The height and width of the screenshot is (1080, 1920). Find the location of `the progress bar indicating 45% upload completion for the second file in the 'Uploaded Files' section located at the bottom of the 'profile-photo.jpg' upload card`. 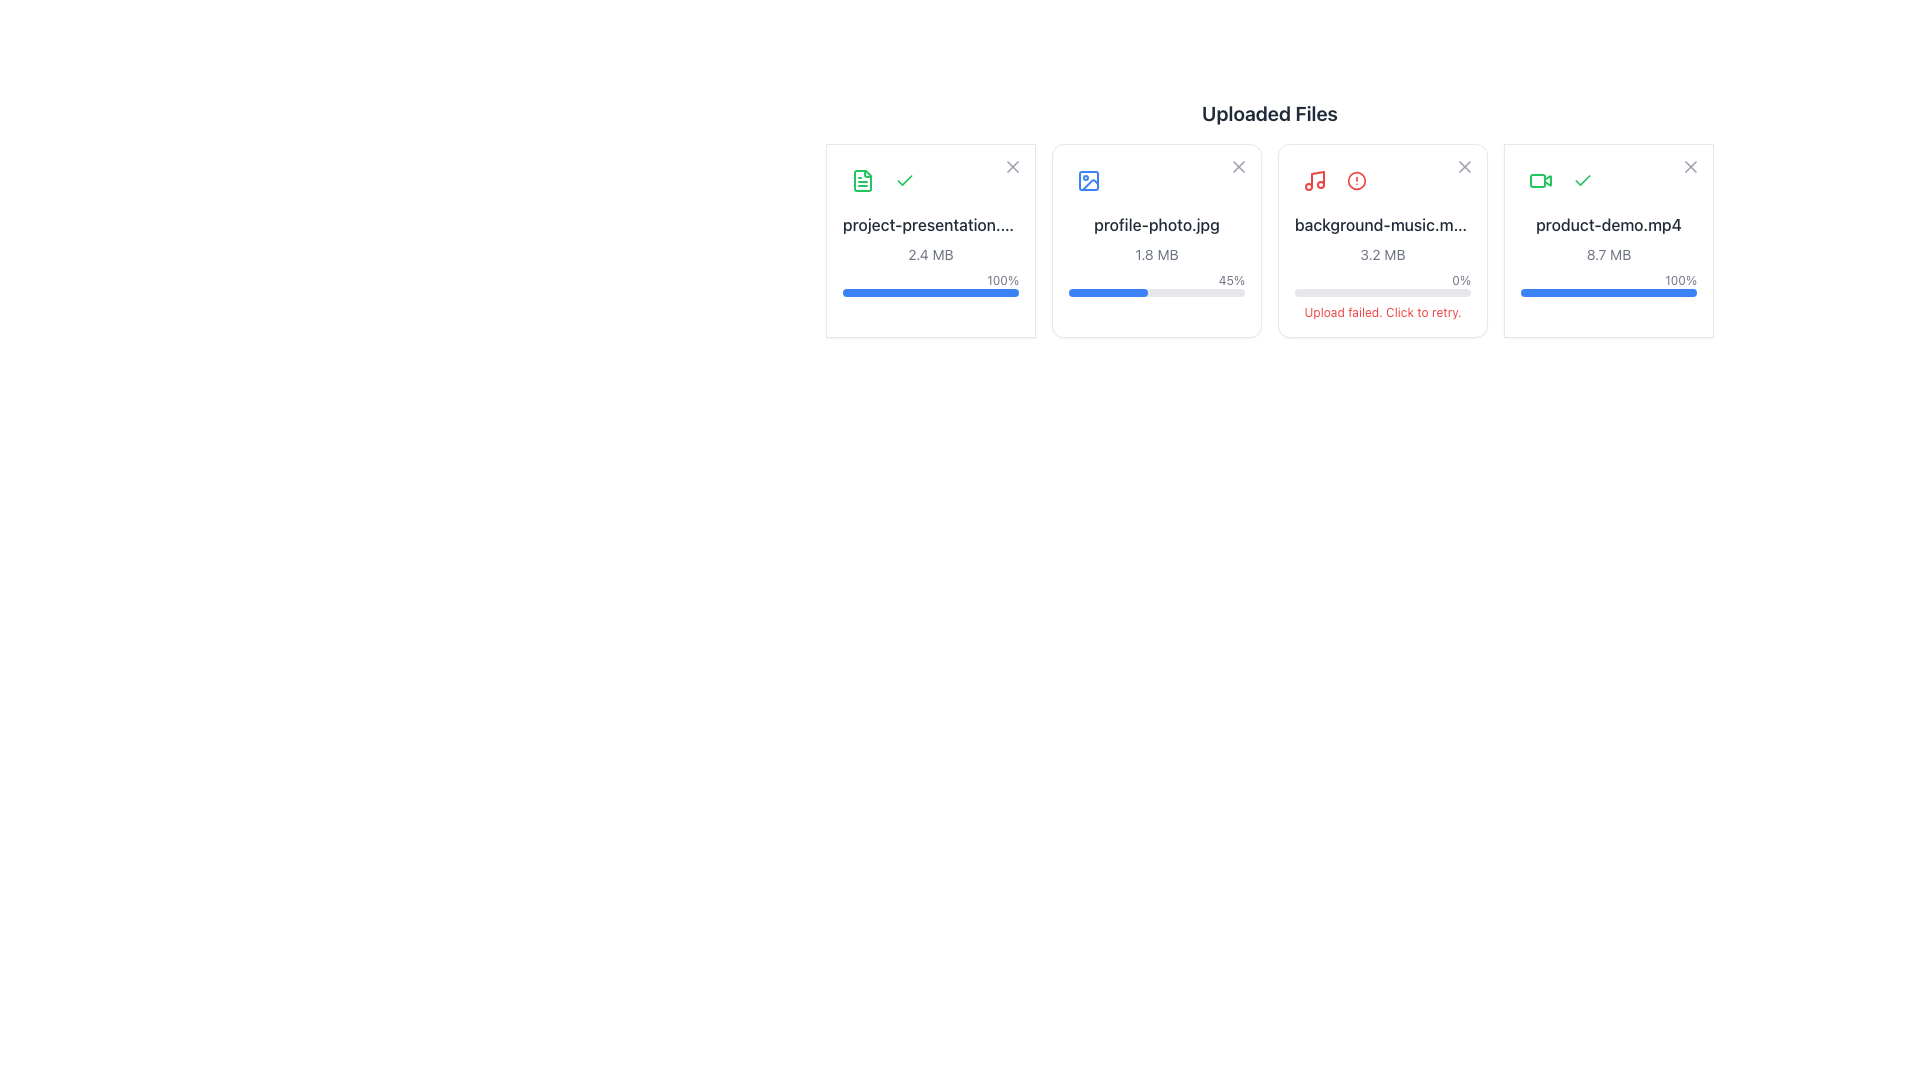

the progress bar indicating 45% upload completion for the second file in the 'Uploaded Files' section located at the bottom of the 'profile-photo.jpg' upload card is located at coordinates (1156, 293).